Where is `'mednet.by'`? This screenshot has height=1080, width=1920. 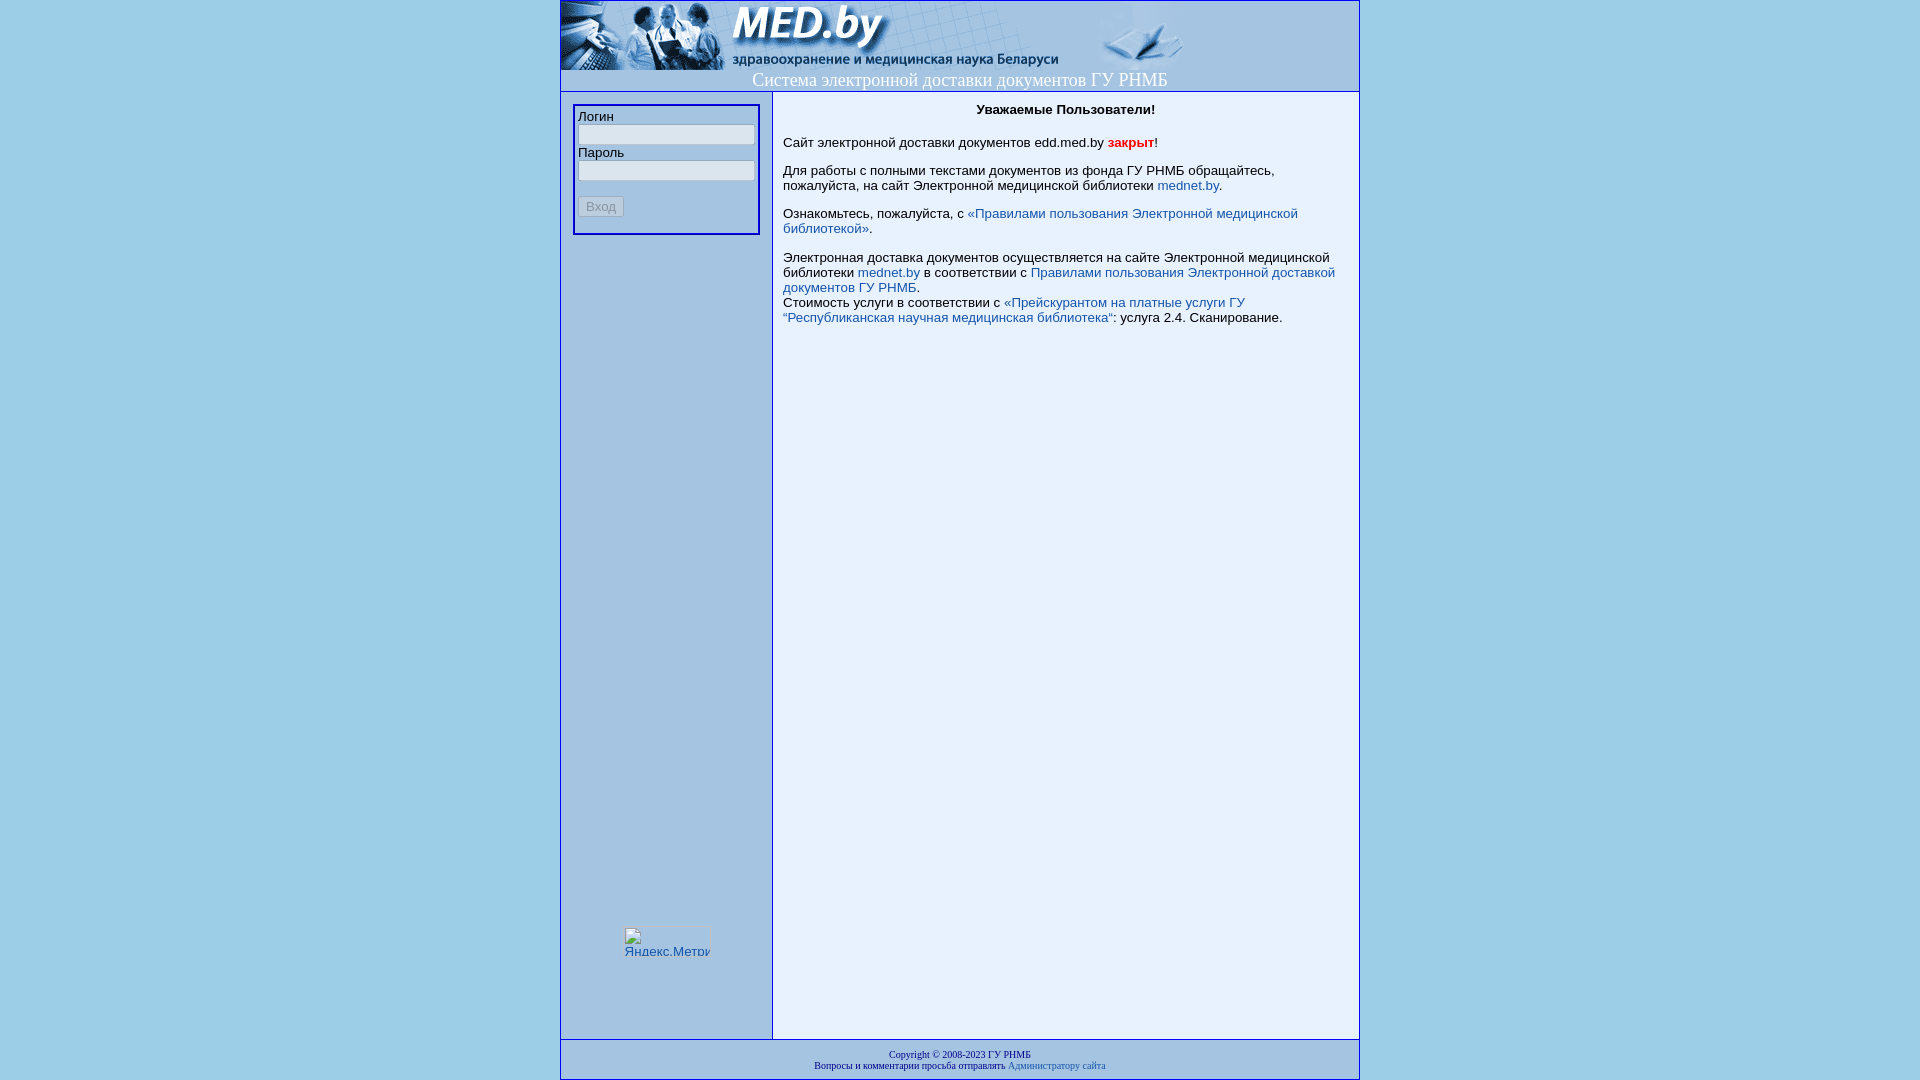
'mednet.by' is located at coordinates (1187, 185).